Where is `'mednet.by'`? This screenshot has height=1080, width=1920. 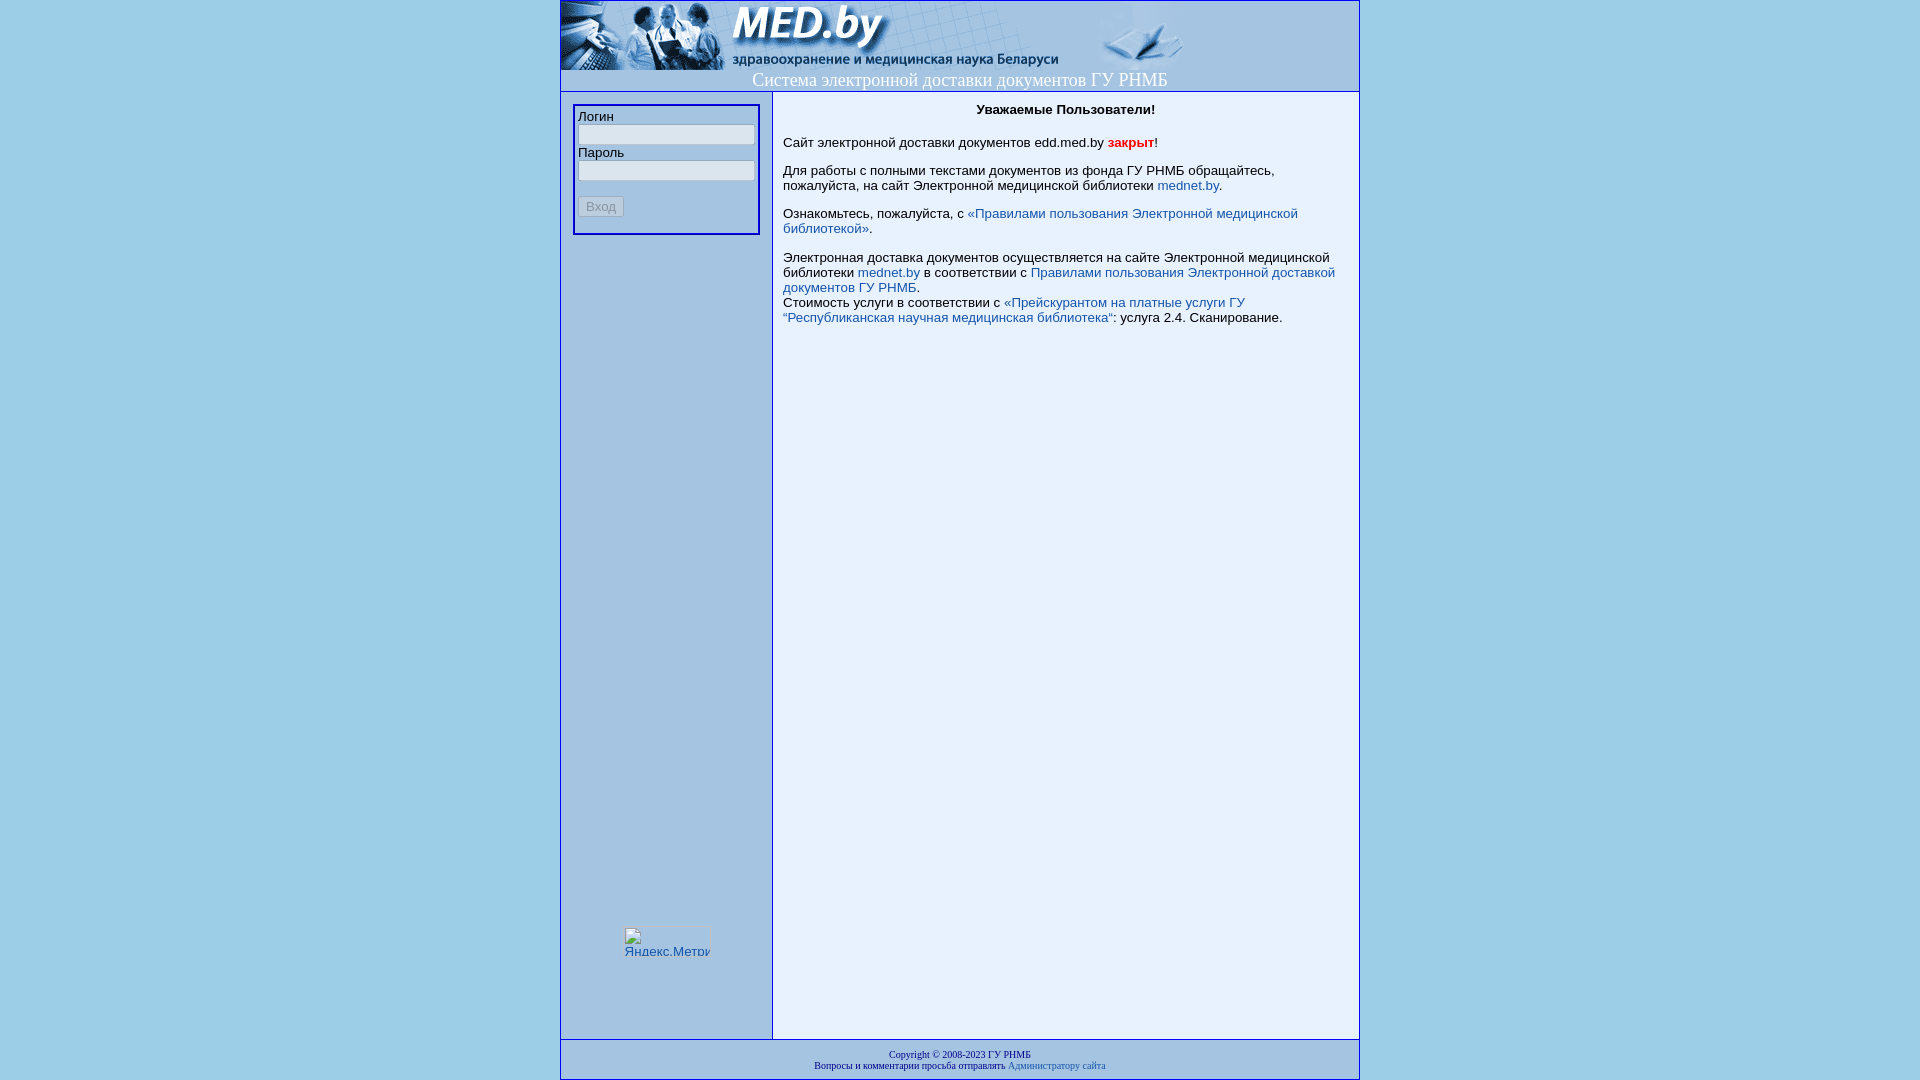
'mednet.by' is located at coordinates (1187, 185).